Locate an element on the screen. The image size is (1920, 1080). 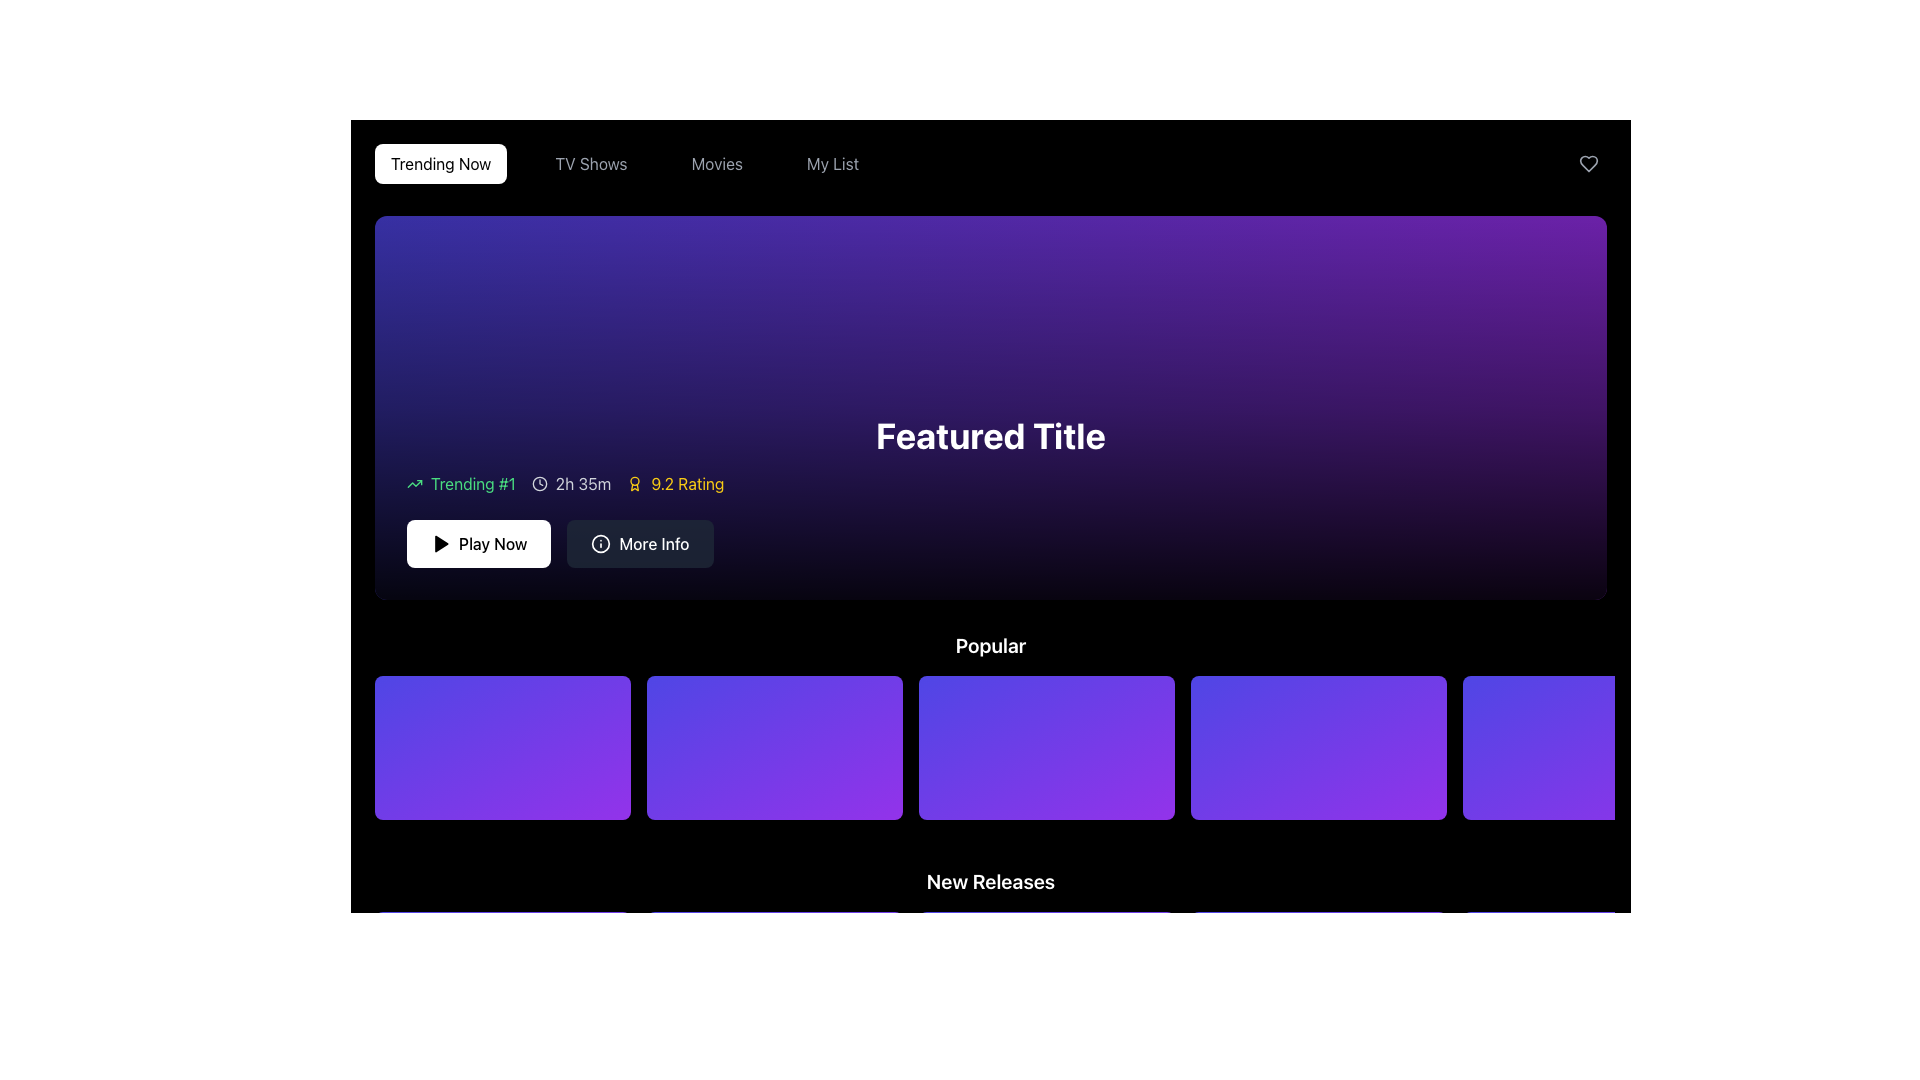
the heart-shaped icon located in the far-right corner of the header bar to favorite the associated content is located at coordinates (1587, 163).